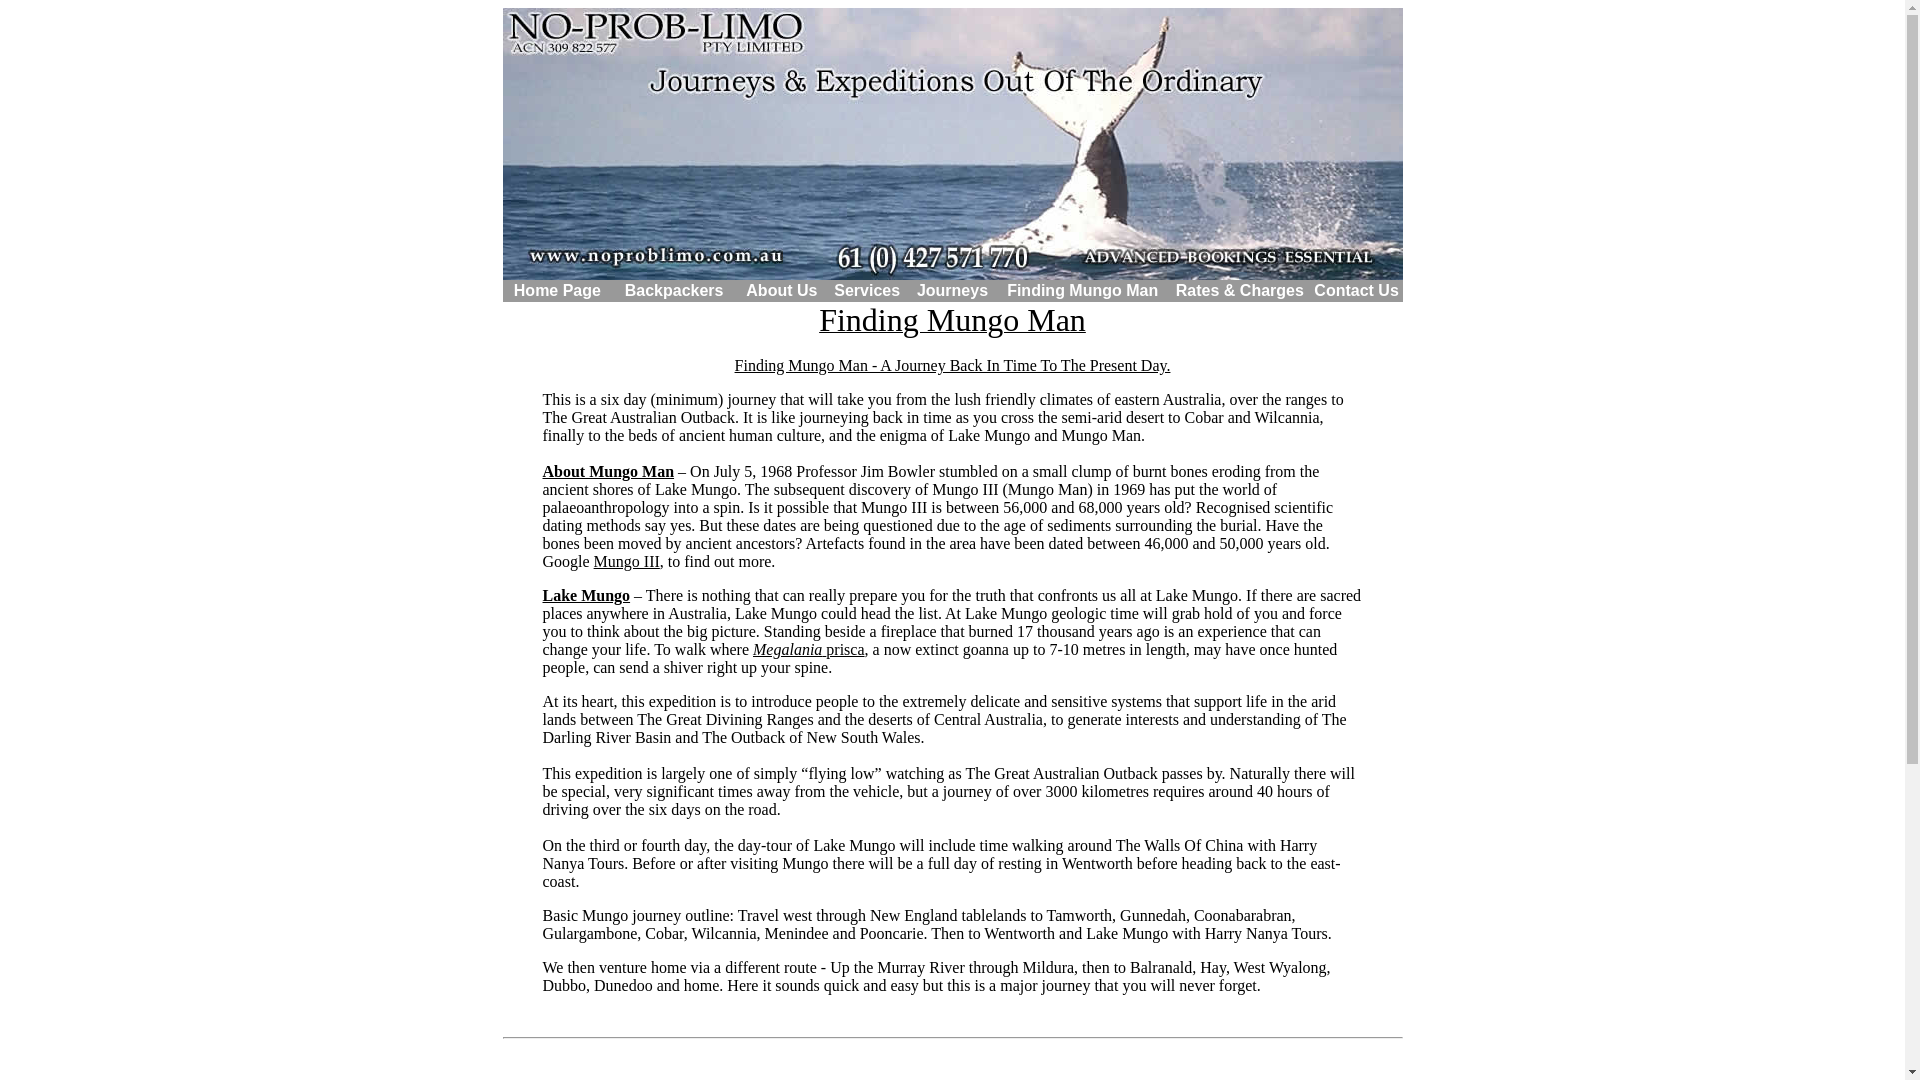  What do you see at coordinates (1238, 290) in the screenshot?
I see `'Rates & Charges'` at bounding box center [1238, 290].